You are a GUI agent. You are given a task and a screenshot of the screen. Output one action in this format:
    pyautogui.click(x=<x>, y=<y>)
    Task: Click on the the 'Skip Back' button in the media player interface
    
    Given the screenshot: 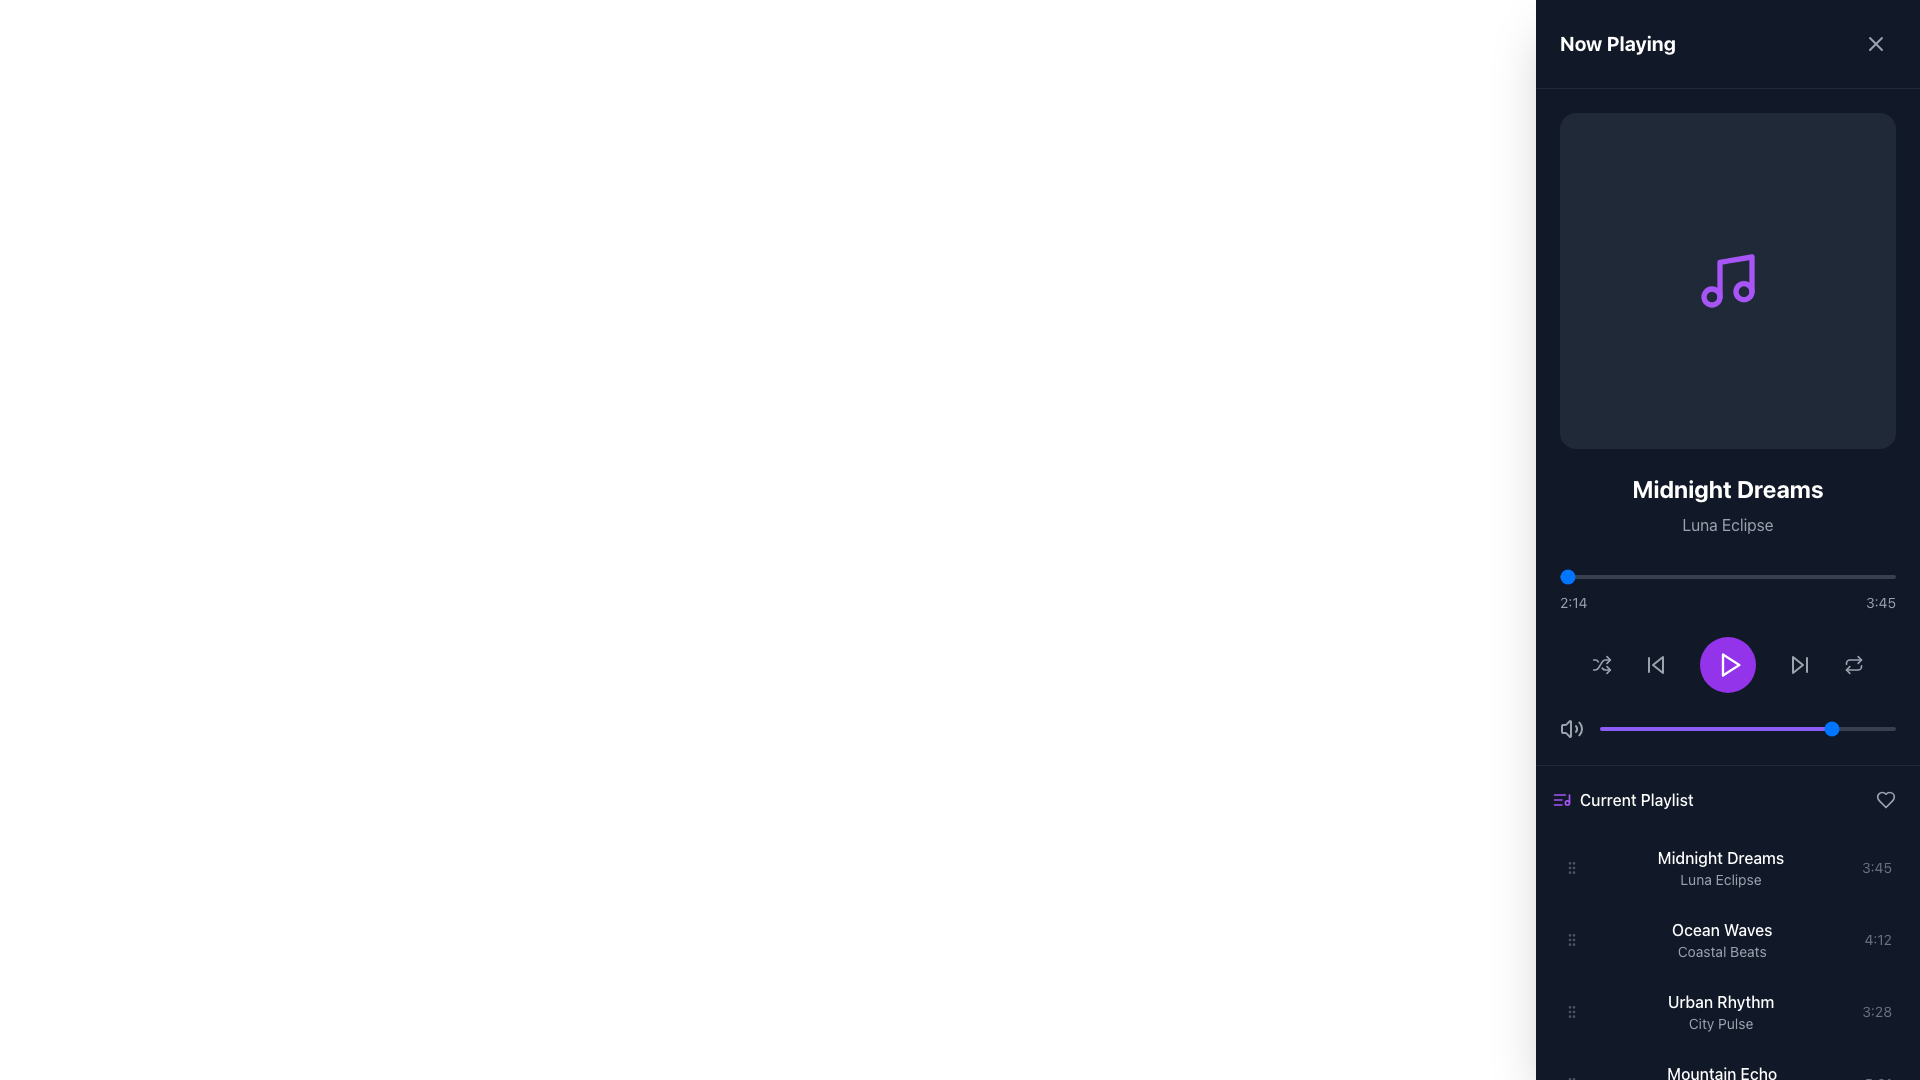 What is the action you would take?
    pyautogui.click(x=1657, y=664)
    